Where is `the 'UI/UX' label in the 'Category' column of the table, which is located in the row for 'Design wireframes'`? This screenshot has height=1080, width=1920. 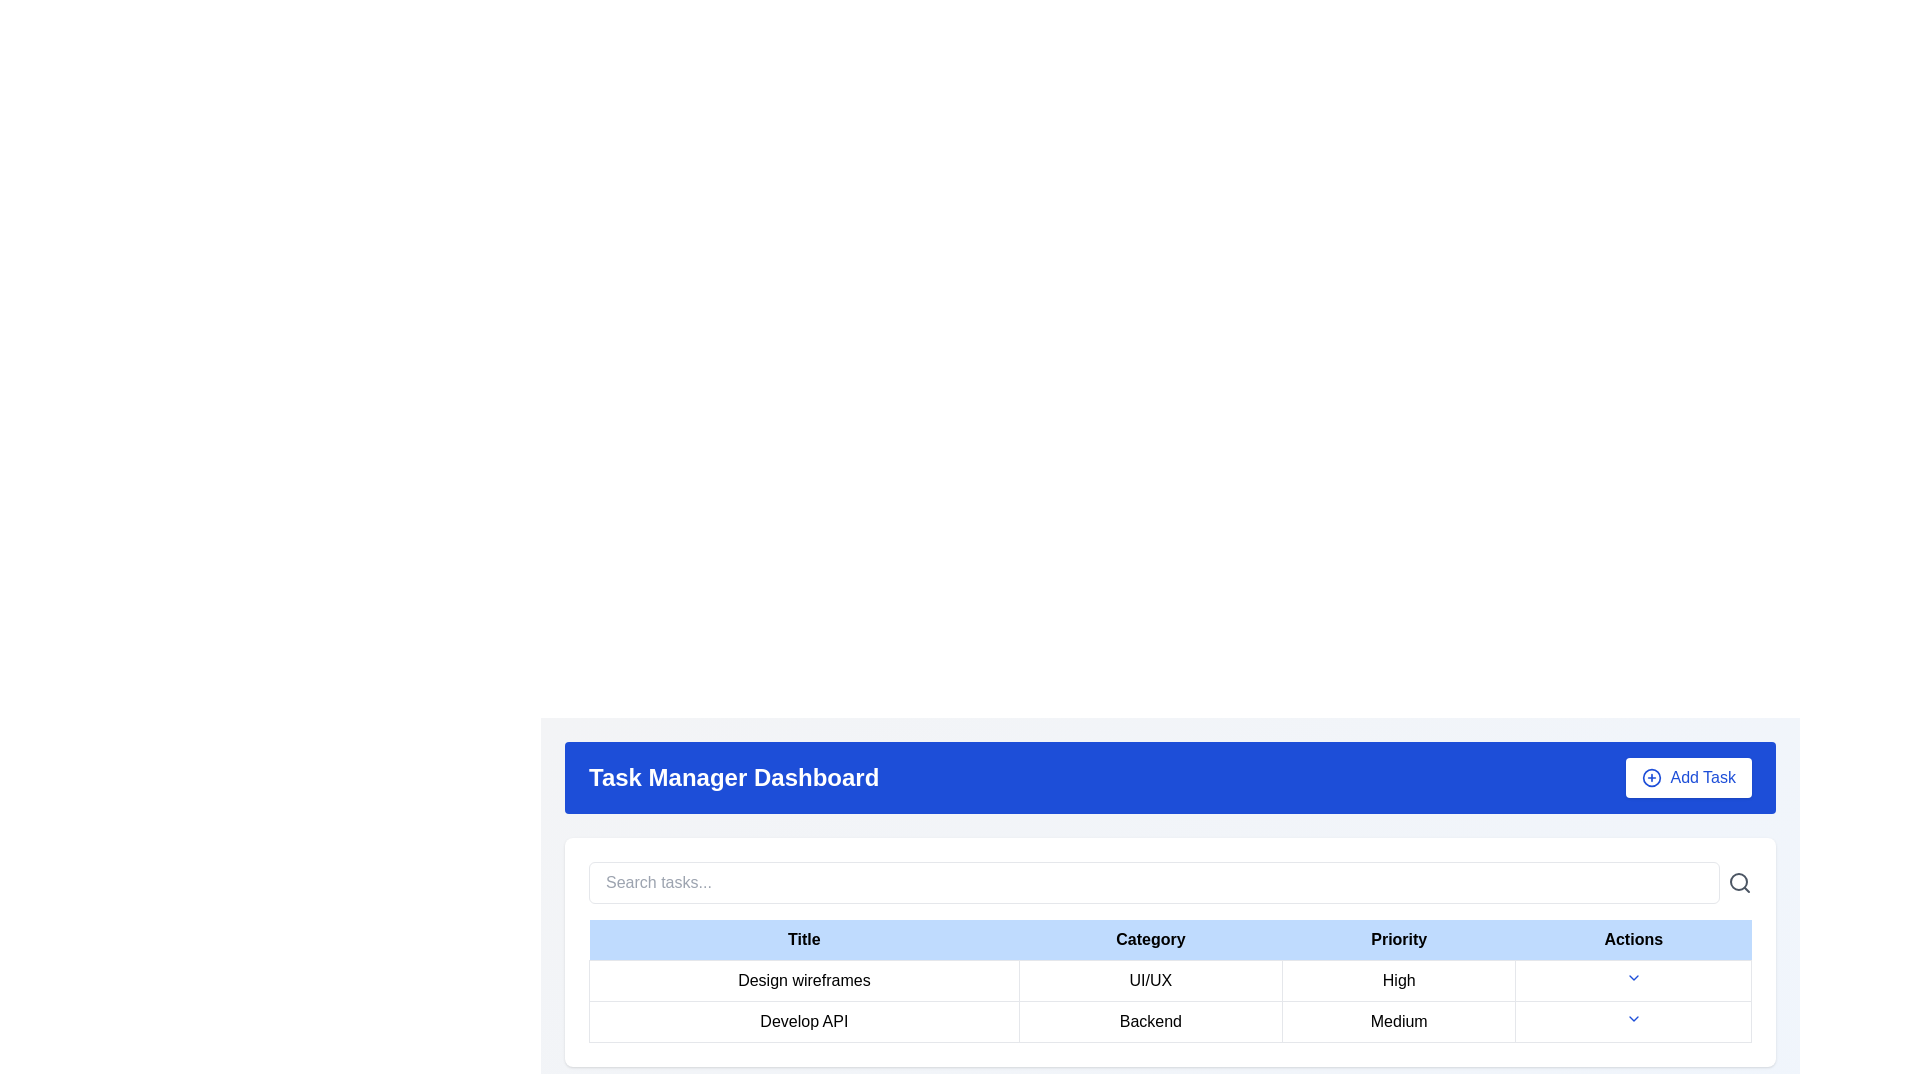 the 'UI/UX' label in the 'Category' column of the table, which is located in the row for 'Design wireframes' is located at coordinates (1150, 979).